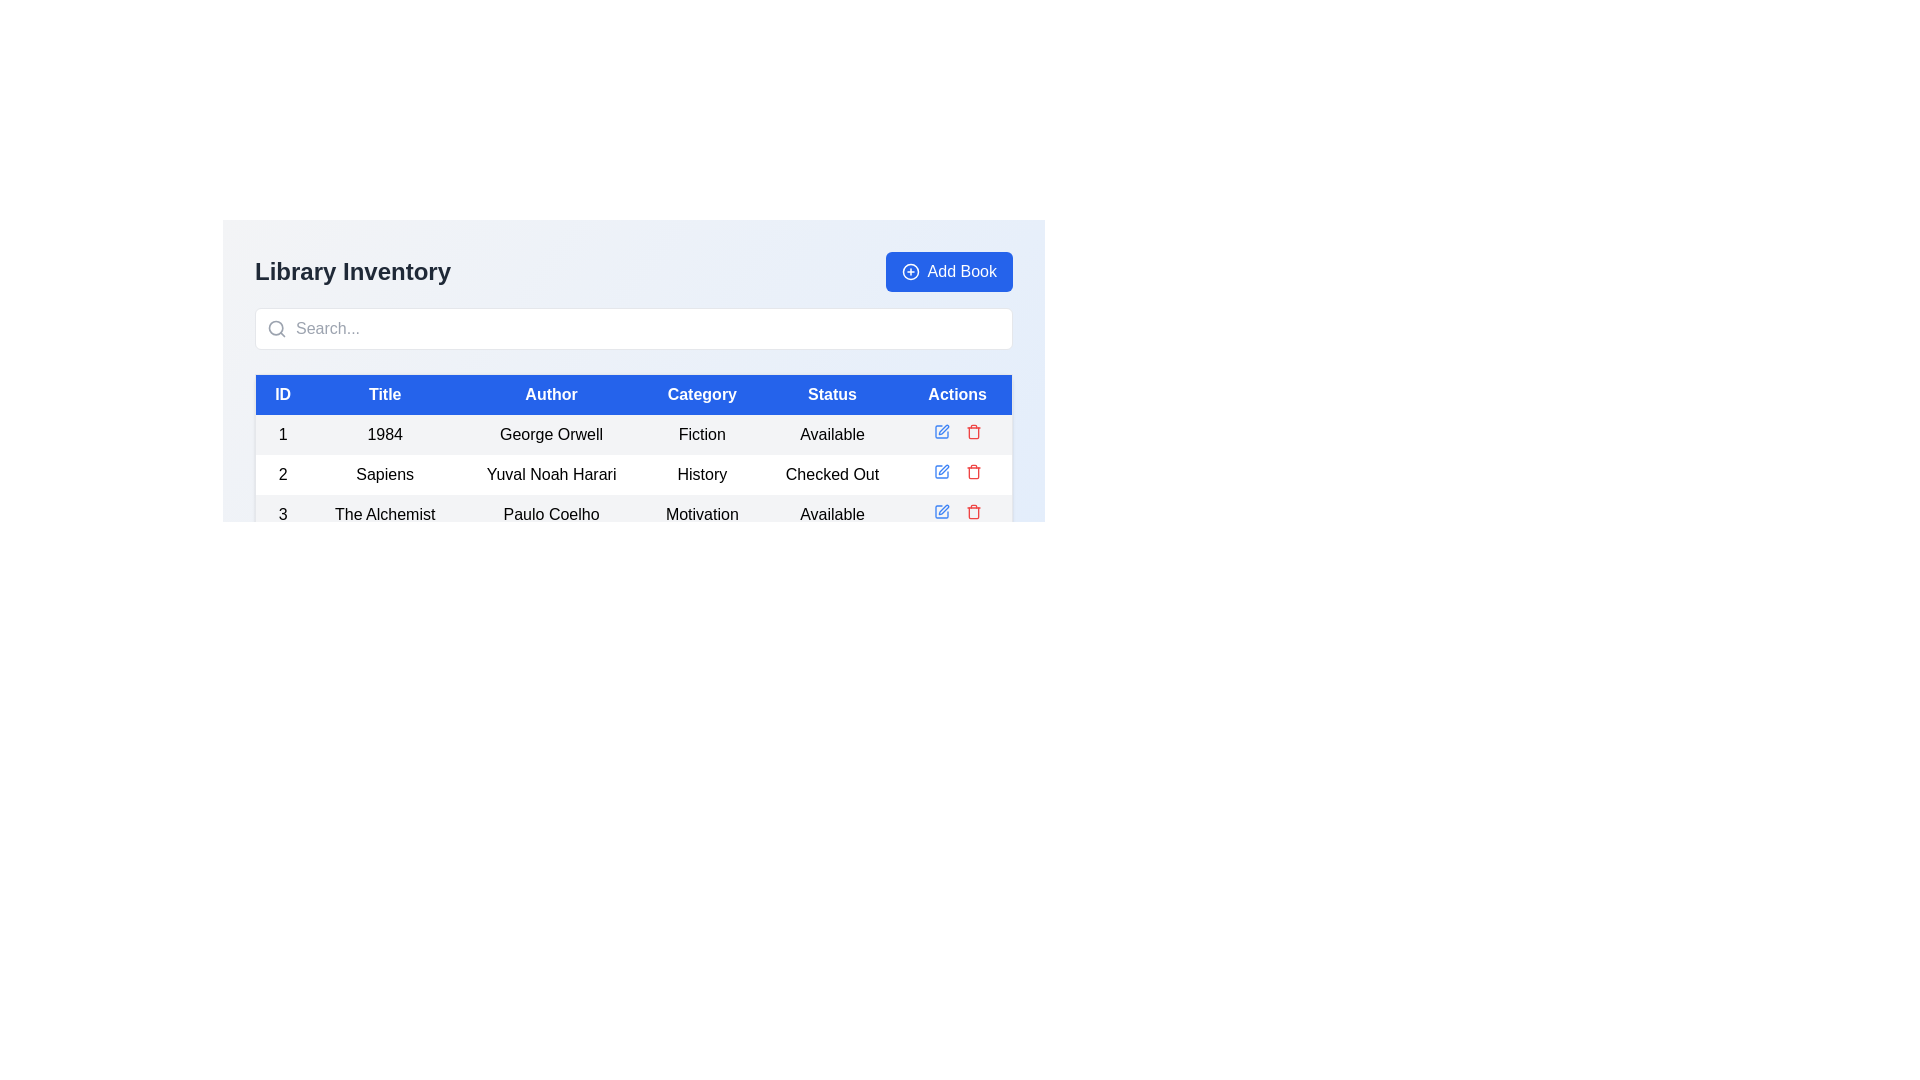  What do you see at coordinates (632, 514) in the screenshot?
I see `the third row of the table` at bounding box center [632, 514].